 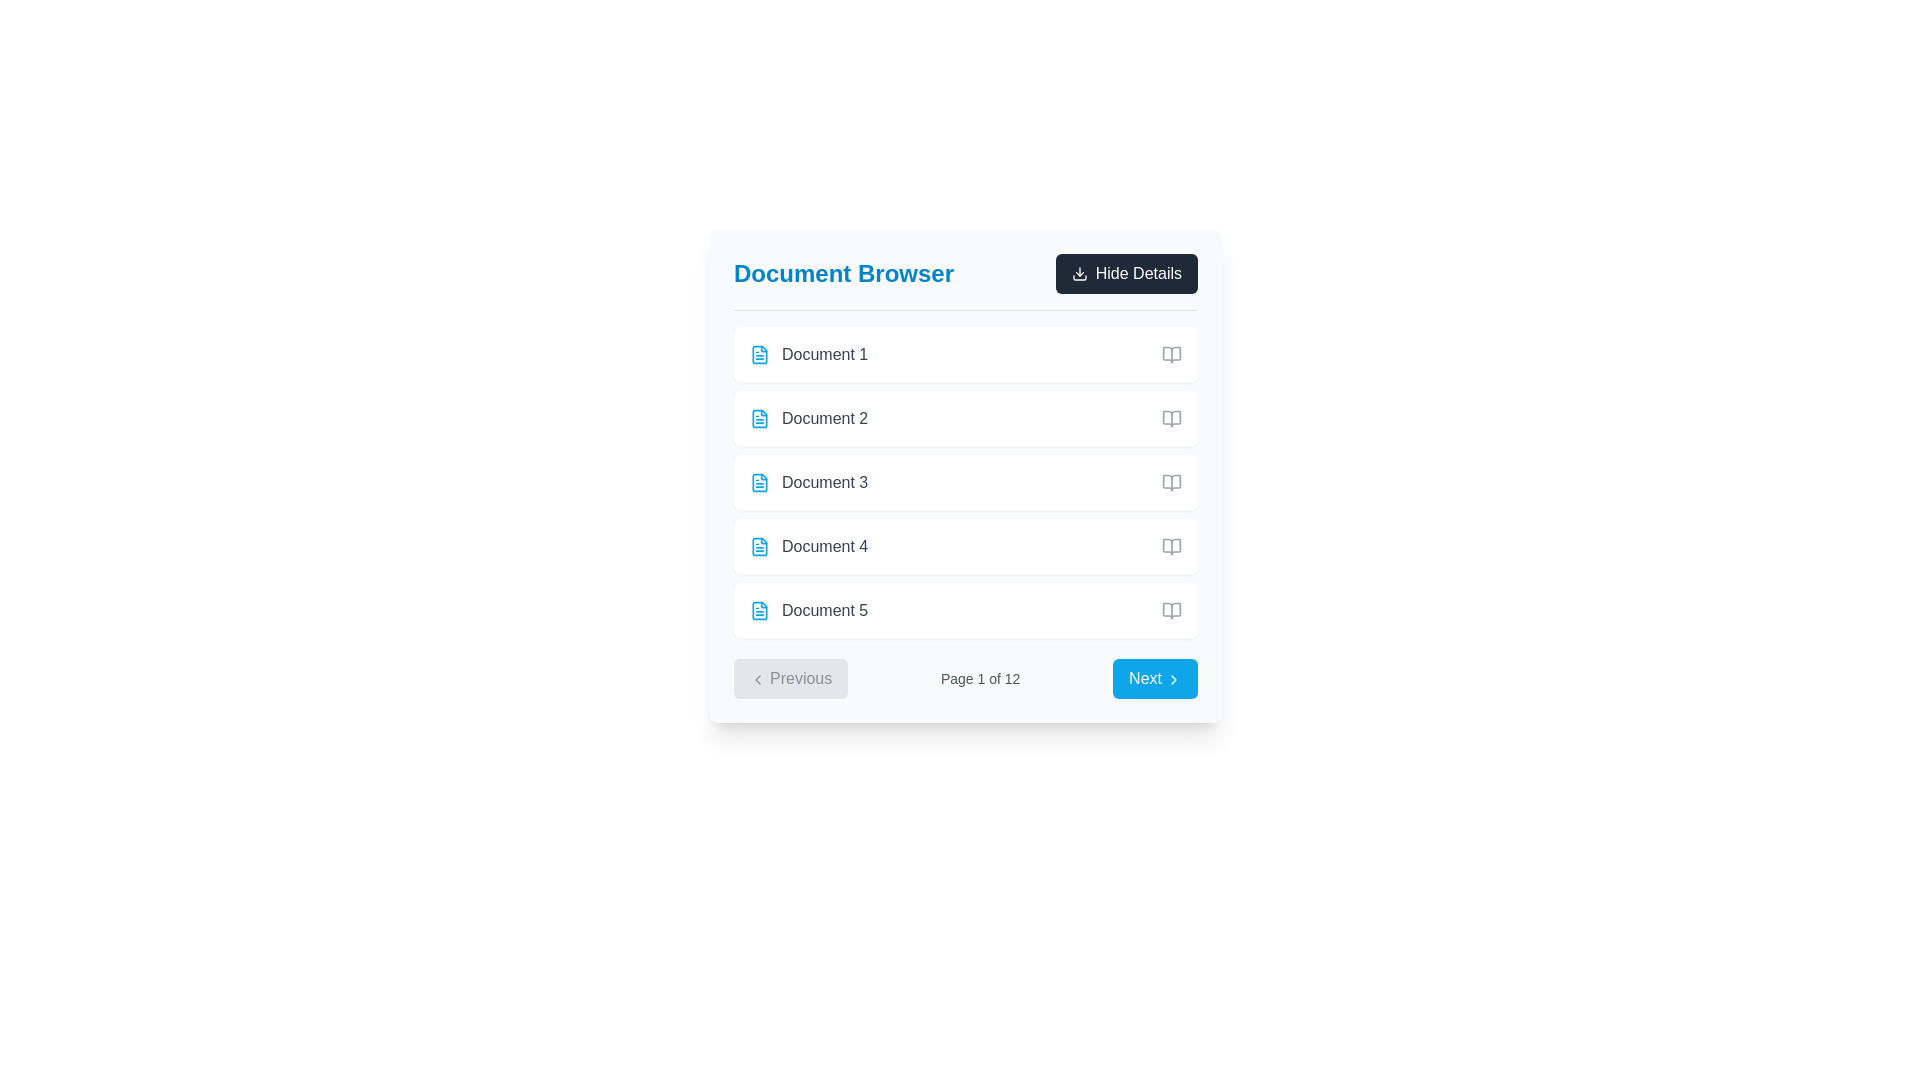 I want to click on the 'Previous Page' button in the Document Browser panel, so click(x=790, y=677).